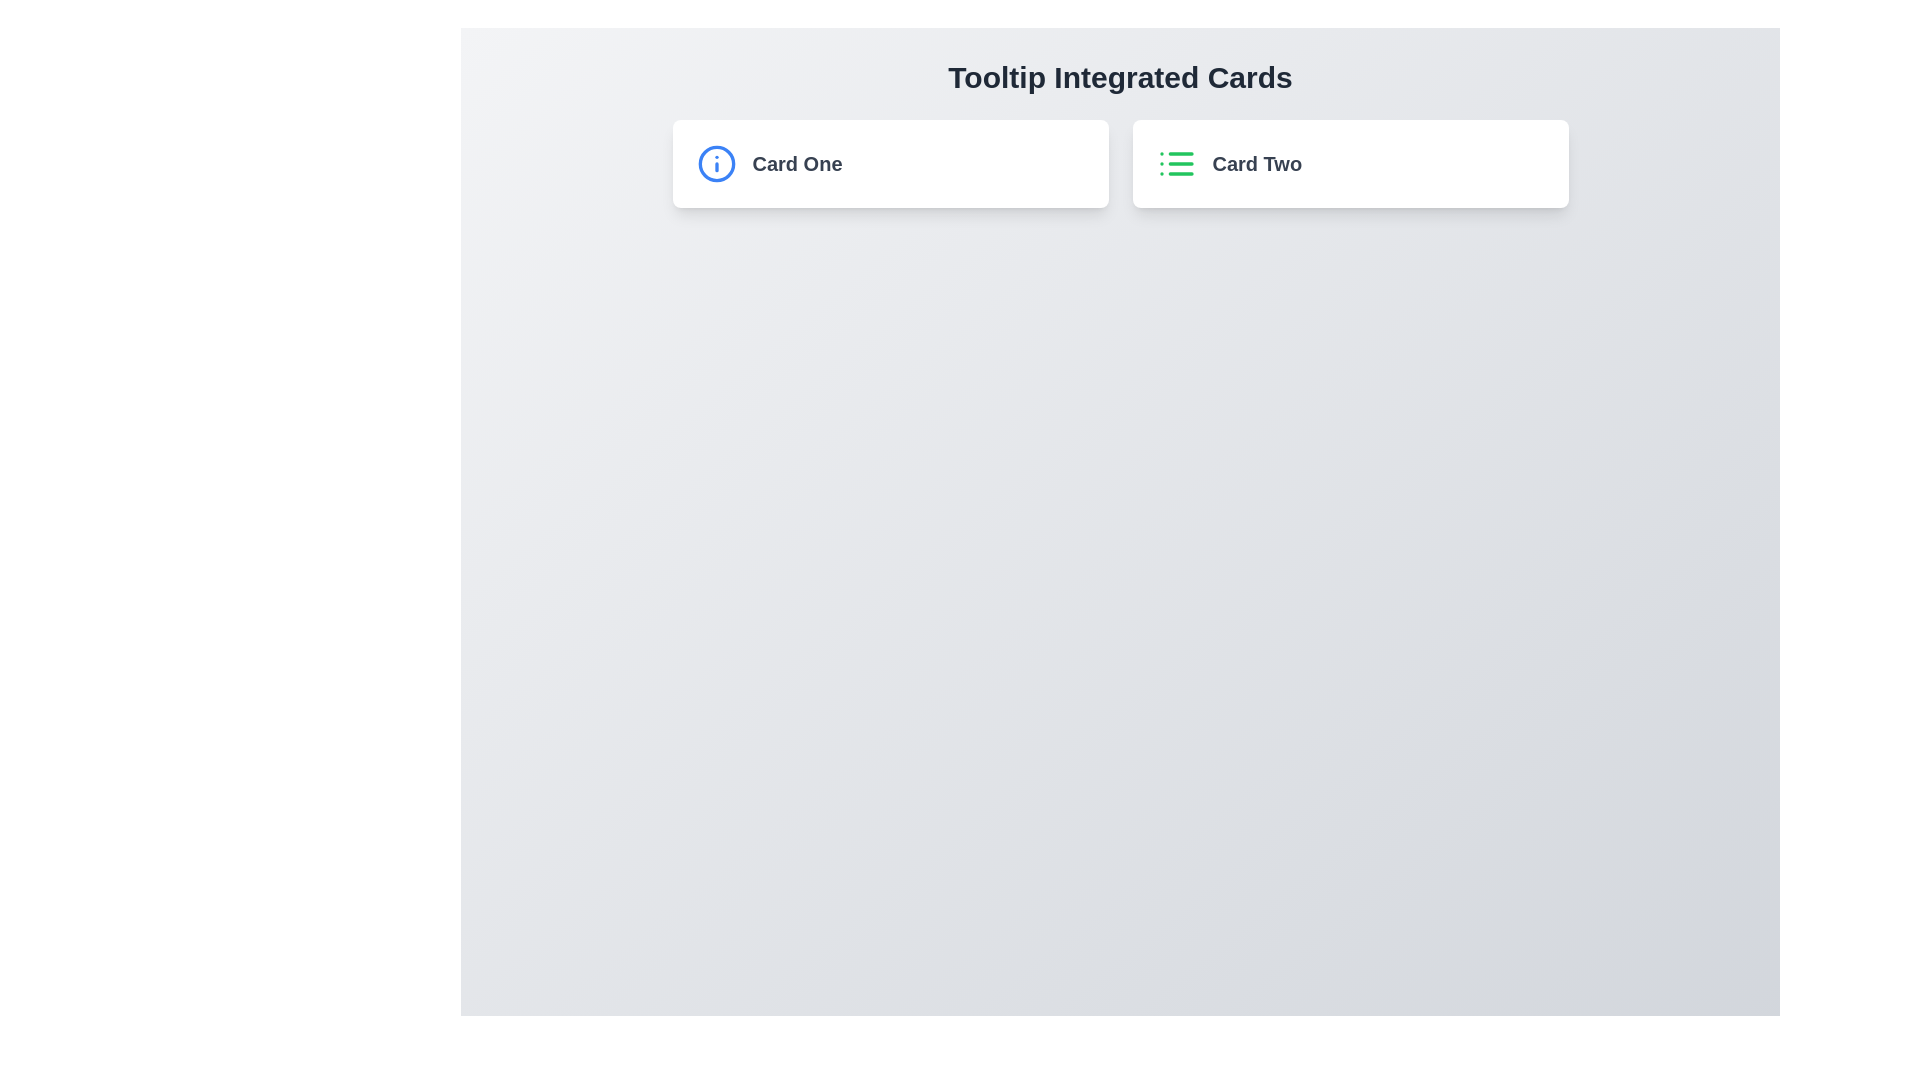  What do you see at coordinates (796, 163) in the screenshot?
I see `on the text label located` at bounding box center [796, 163].